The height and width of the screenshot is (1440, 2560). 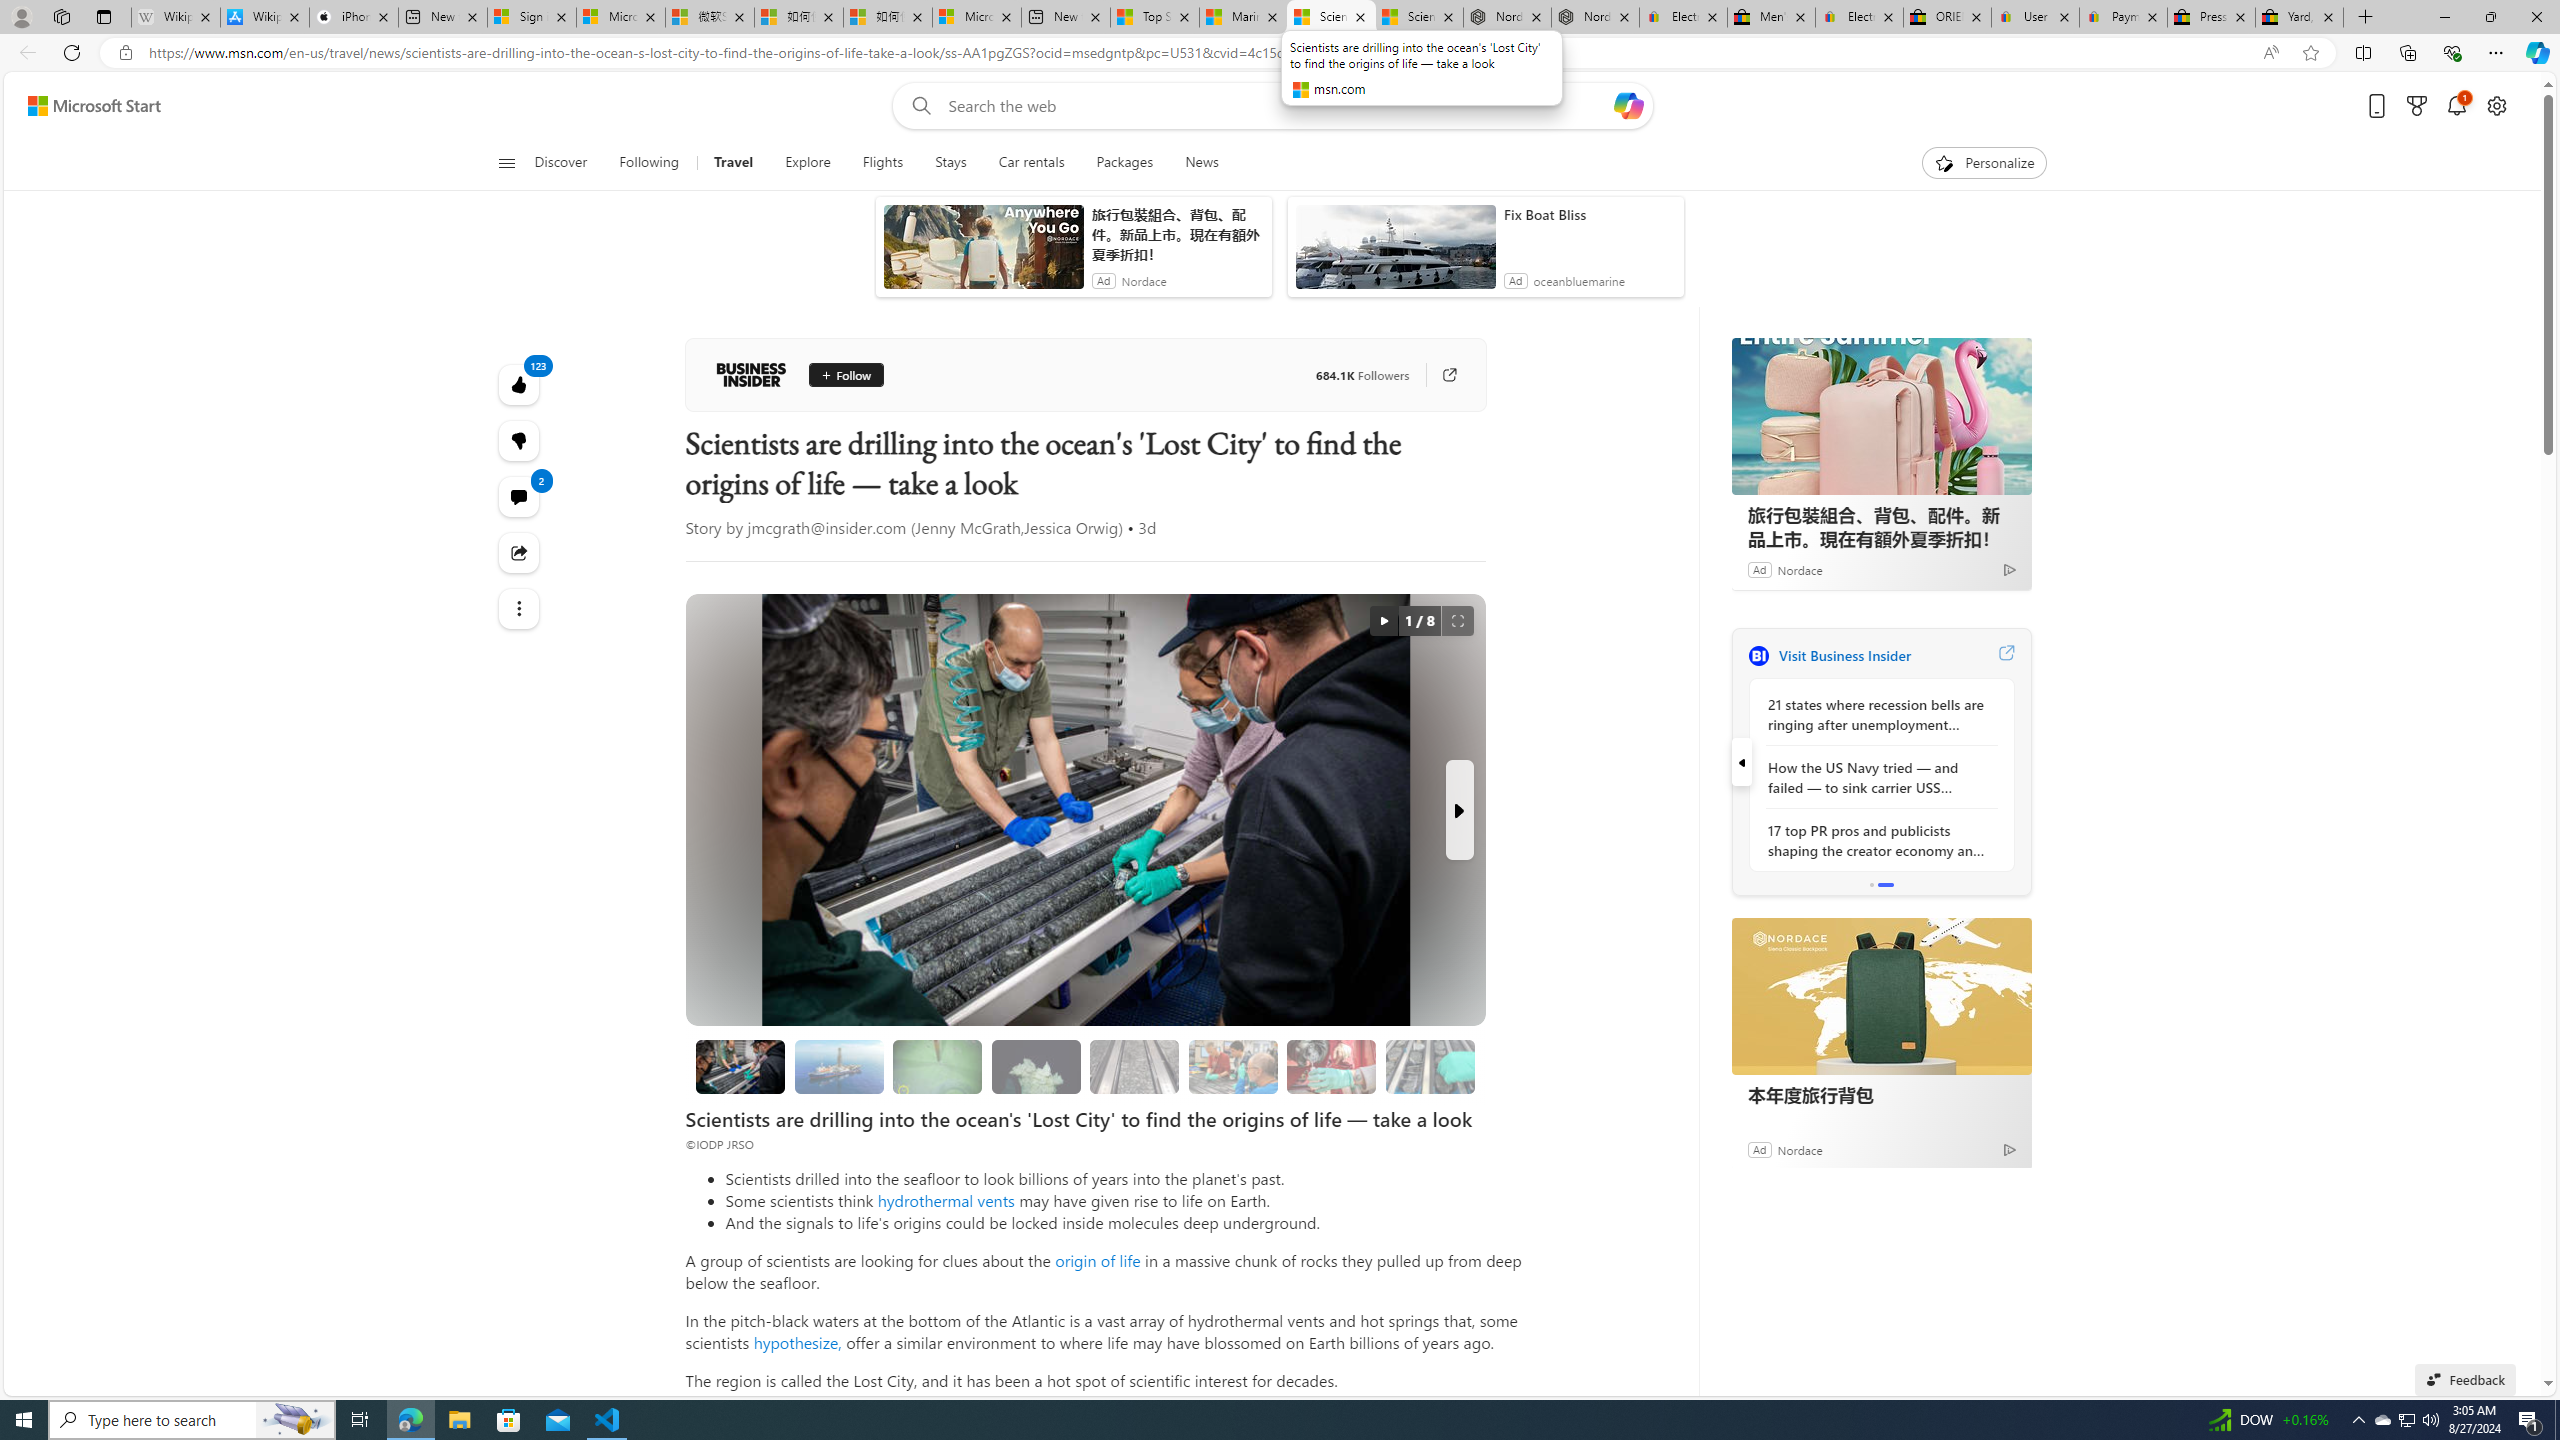 What do you see at coordinates (505, 162) in the screenshot?
I see `'Class: button-glyph'` at bounding box center [505, 162].